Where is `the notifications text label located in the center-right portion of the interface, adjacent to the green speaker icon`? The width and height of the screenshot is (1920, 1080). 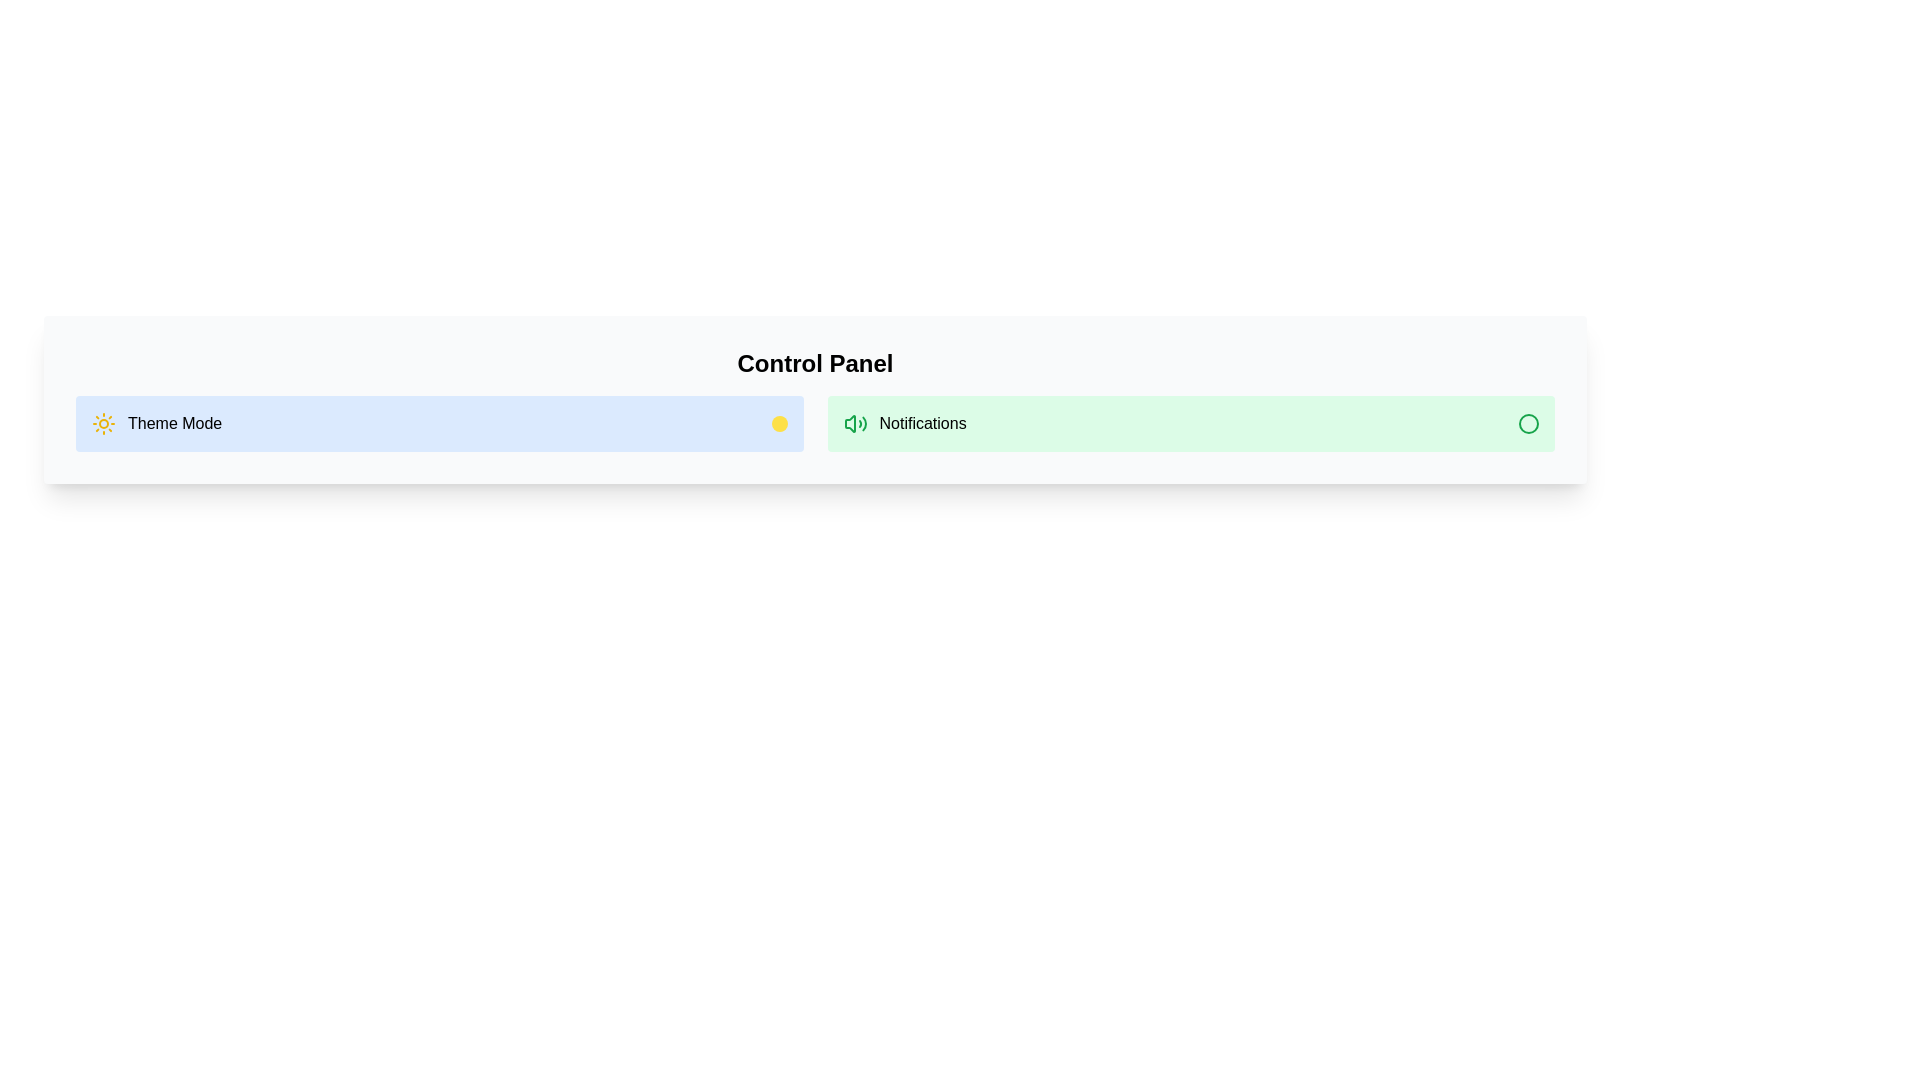
the notifications text label located in the center-right portion of the interface, adjacent to the green speaker icon is located at coordinates (922, 423).